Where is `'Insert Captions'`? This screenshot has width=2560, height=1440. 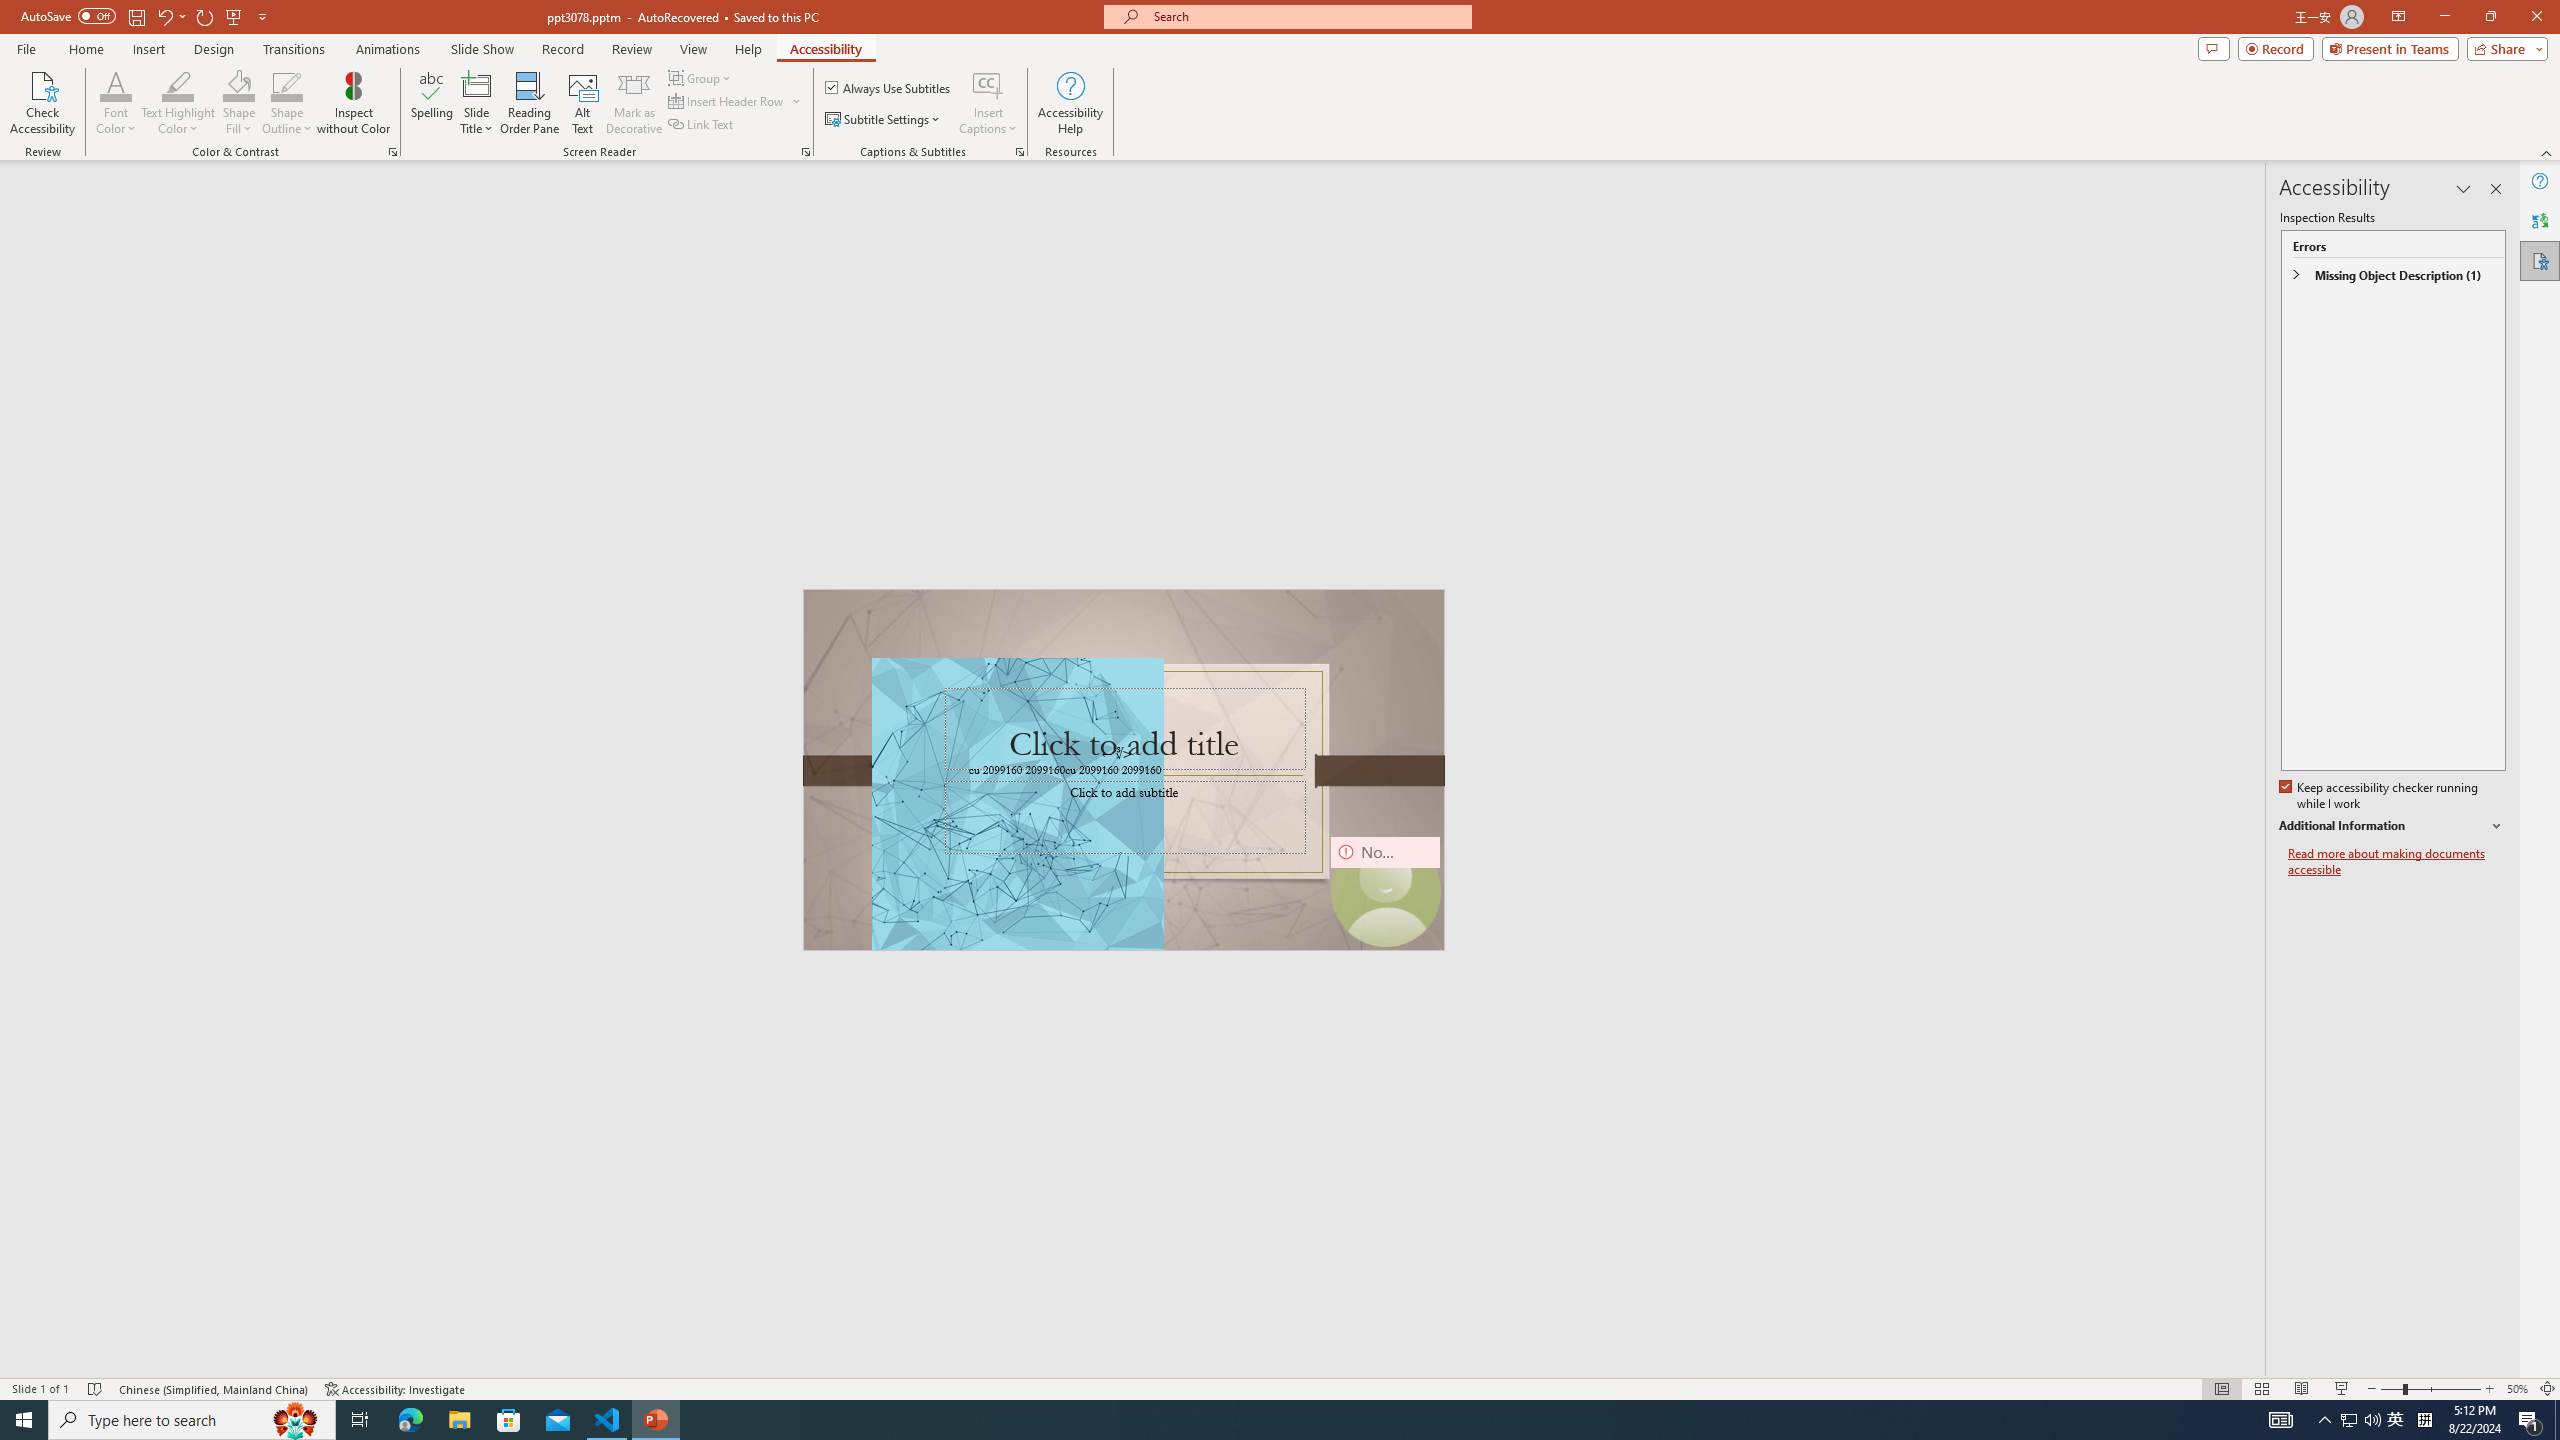
'Insert Captions' is located at coordinates (987, 84).